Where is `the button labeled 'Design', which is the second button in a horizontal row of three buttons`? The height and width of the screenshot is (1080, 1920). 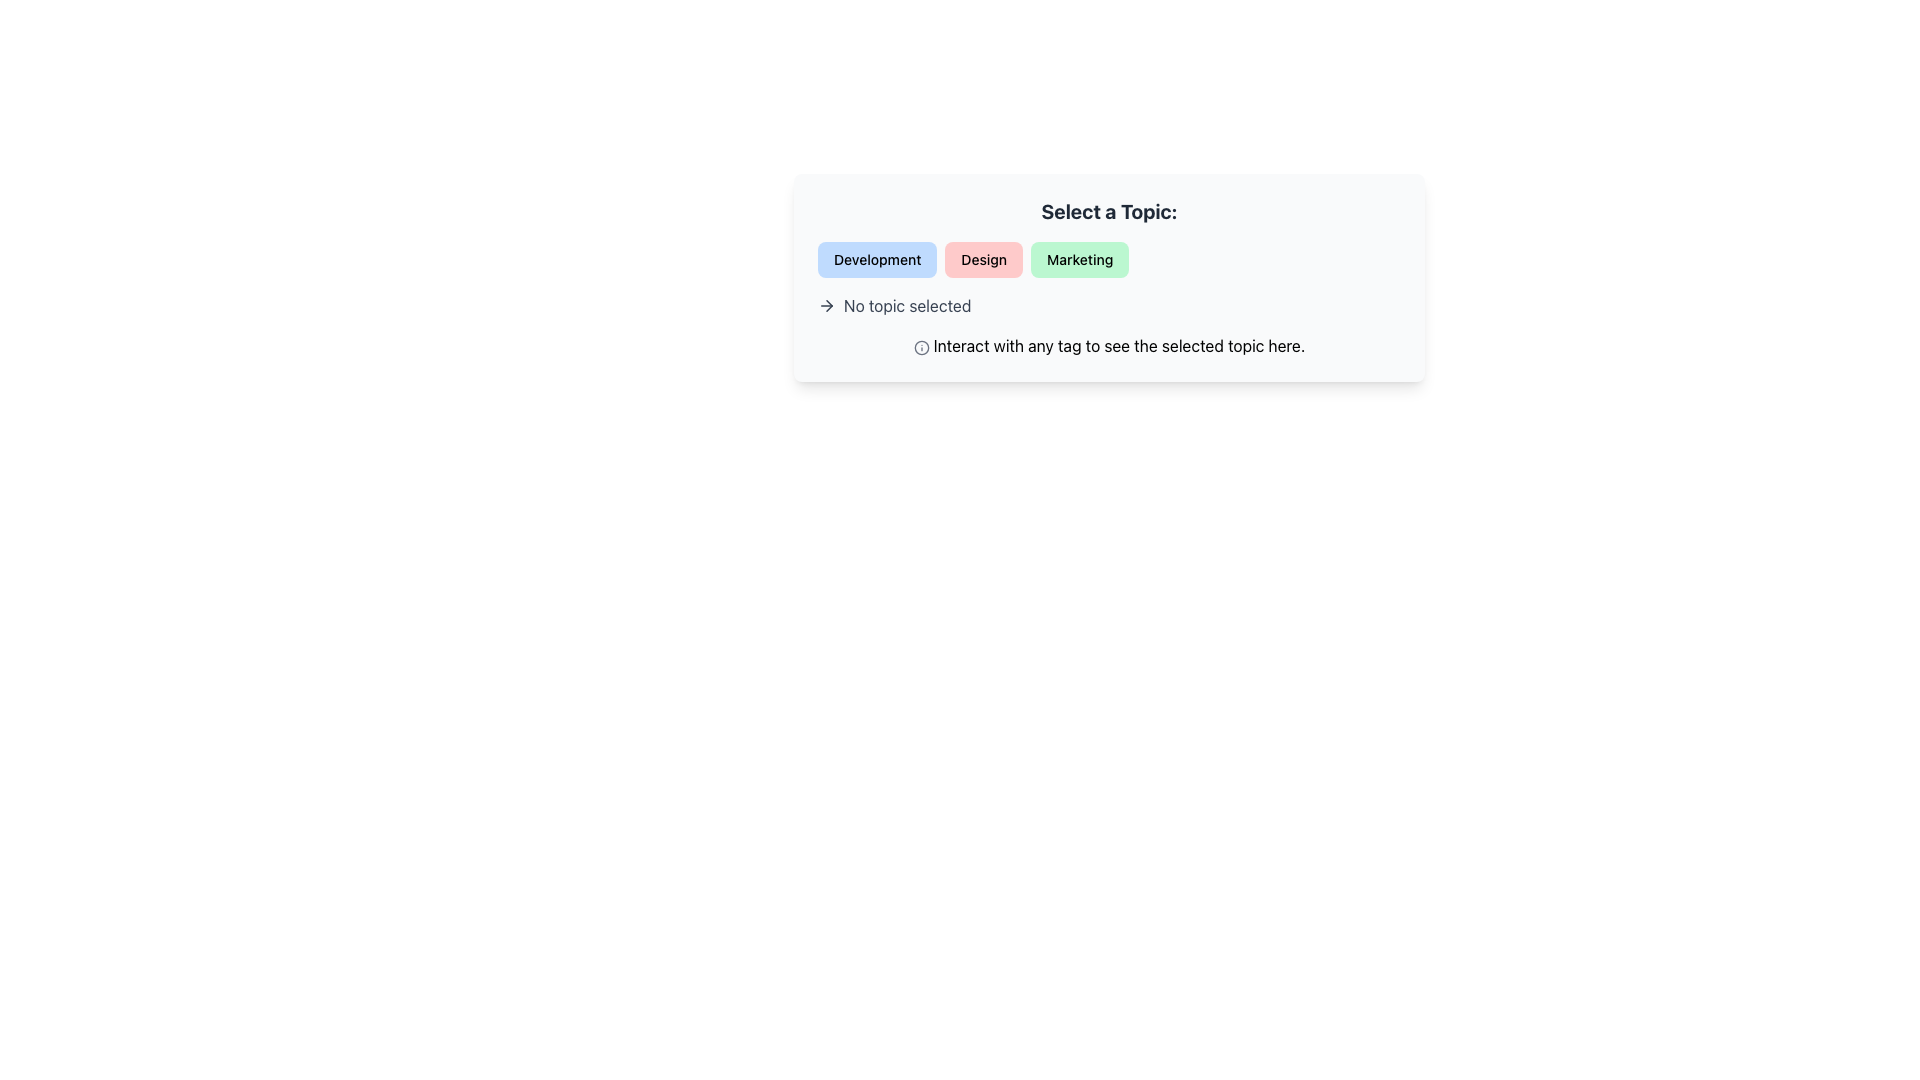 the button labeled 'Design', which is the second button in a horizontal row of three buttons is located at coordinates (983, 258).